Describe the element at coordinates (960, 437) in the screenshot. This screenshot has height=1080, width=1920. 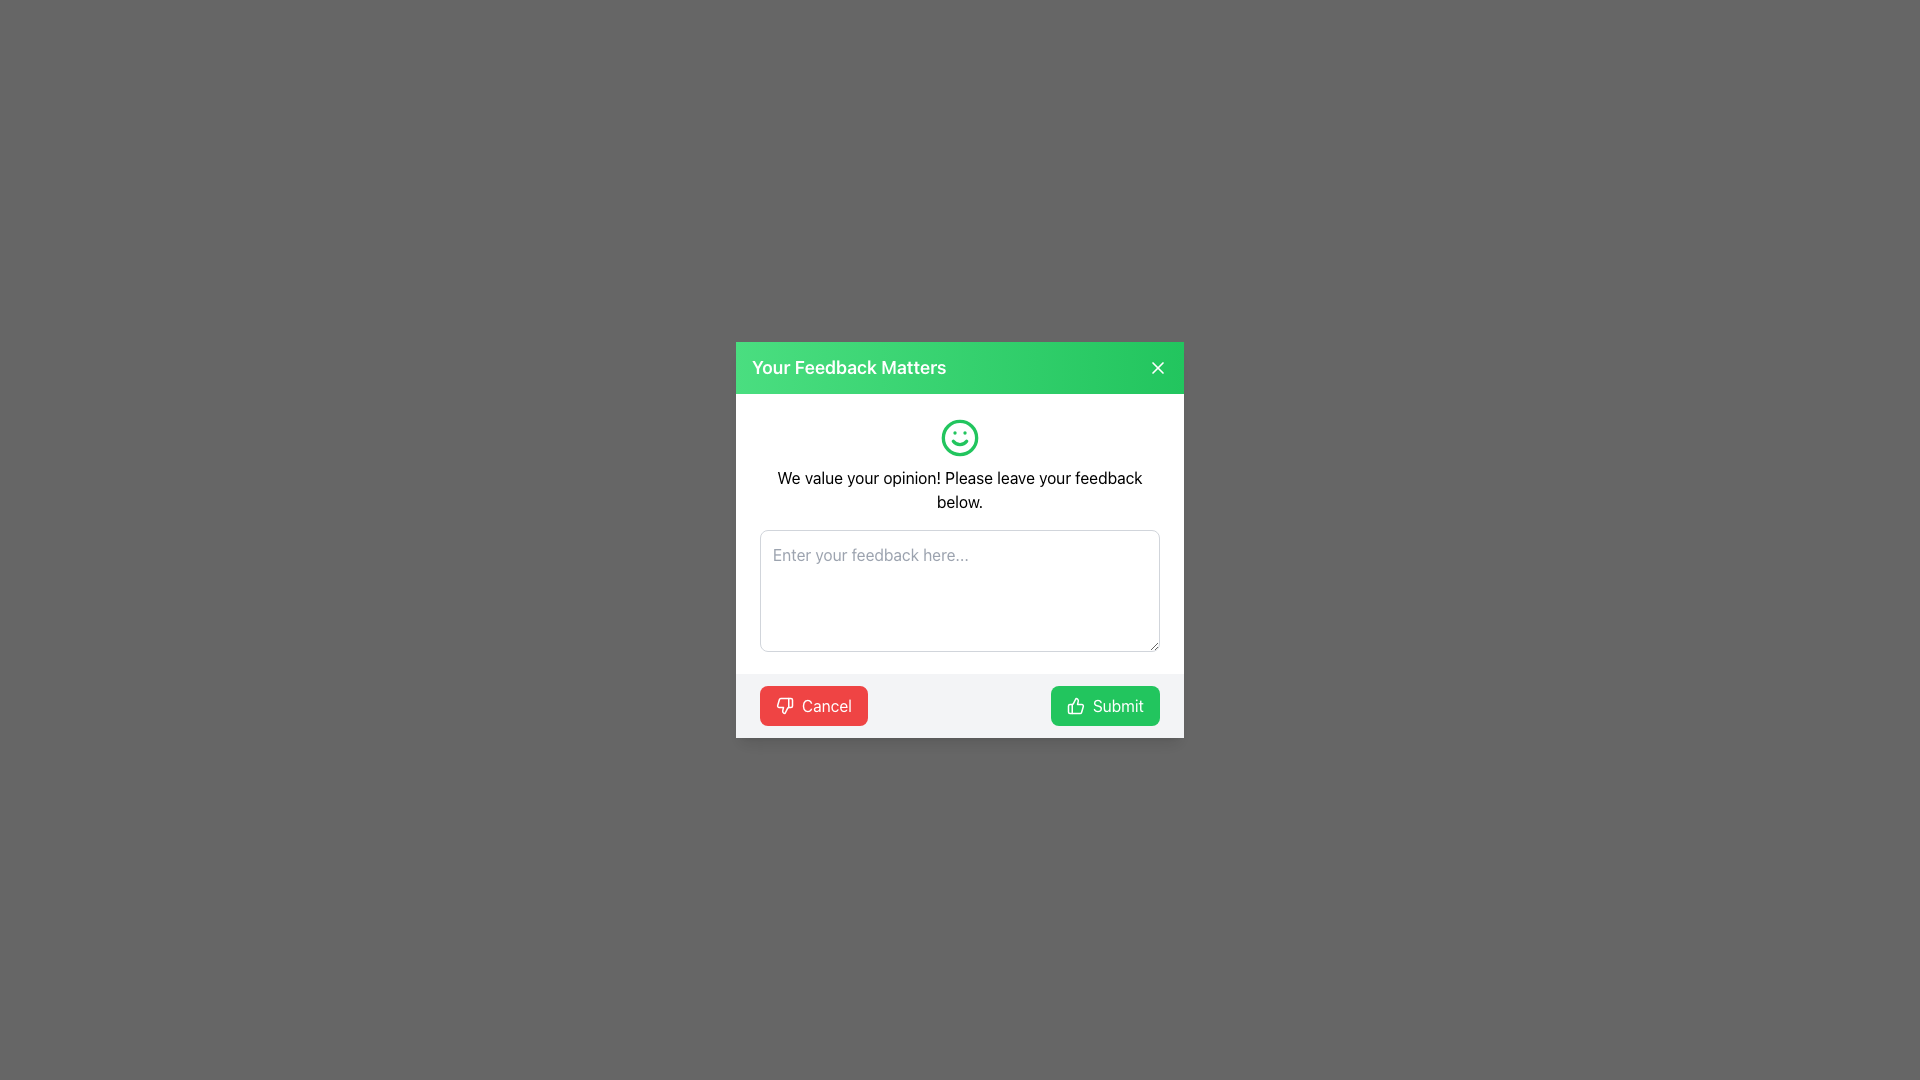
I see `the circular icon with a green outline and a smiling face, located at the top-center of the feedback dialog box, above the text 'We value your opinion! Please leave your feedback below.'` at that location.